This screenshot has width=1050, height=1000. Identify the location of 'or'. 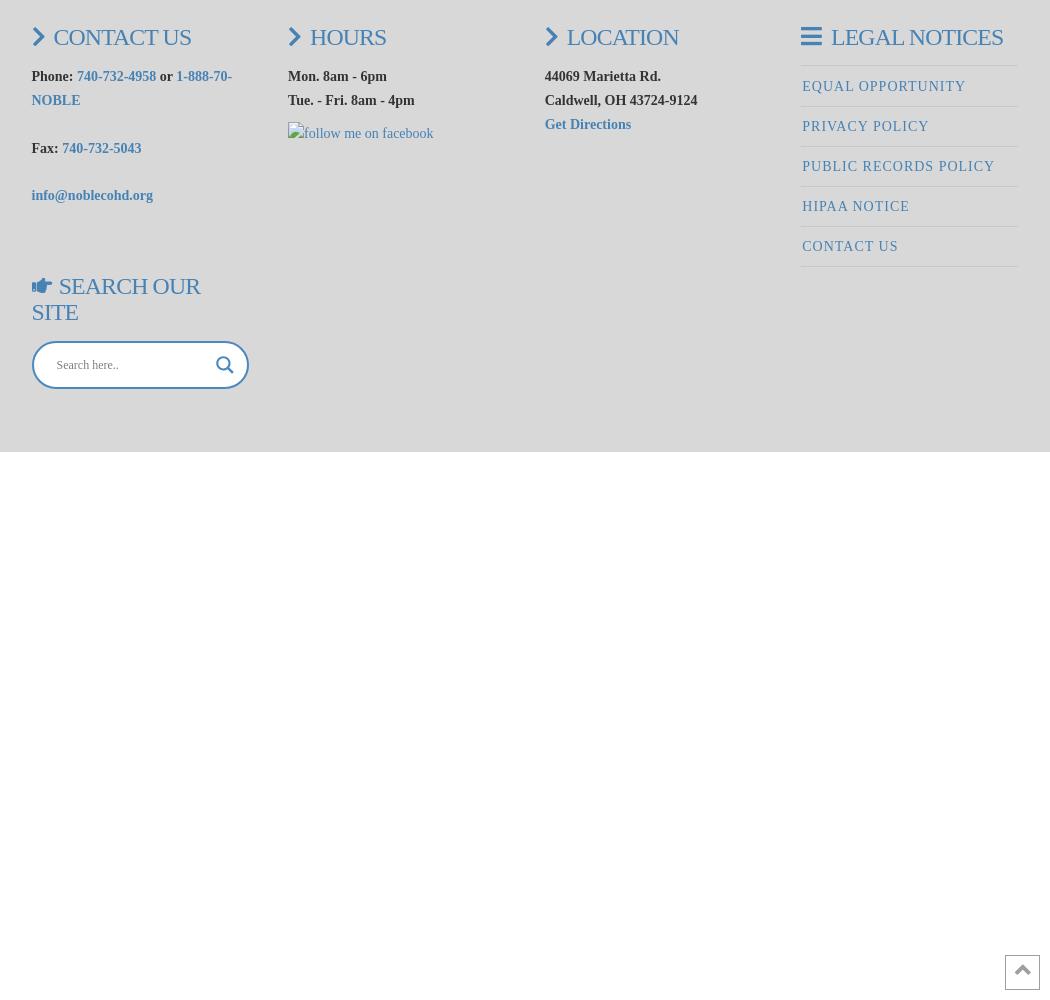
(156, 75).